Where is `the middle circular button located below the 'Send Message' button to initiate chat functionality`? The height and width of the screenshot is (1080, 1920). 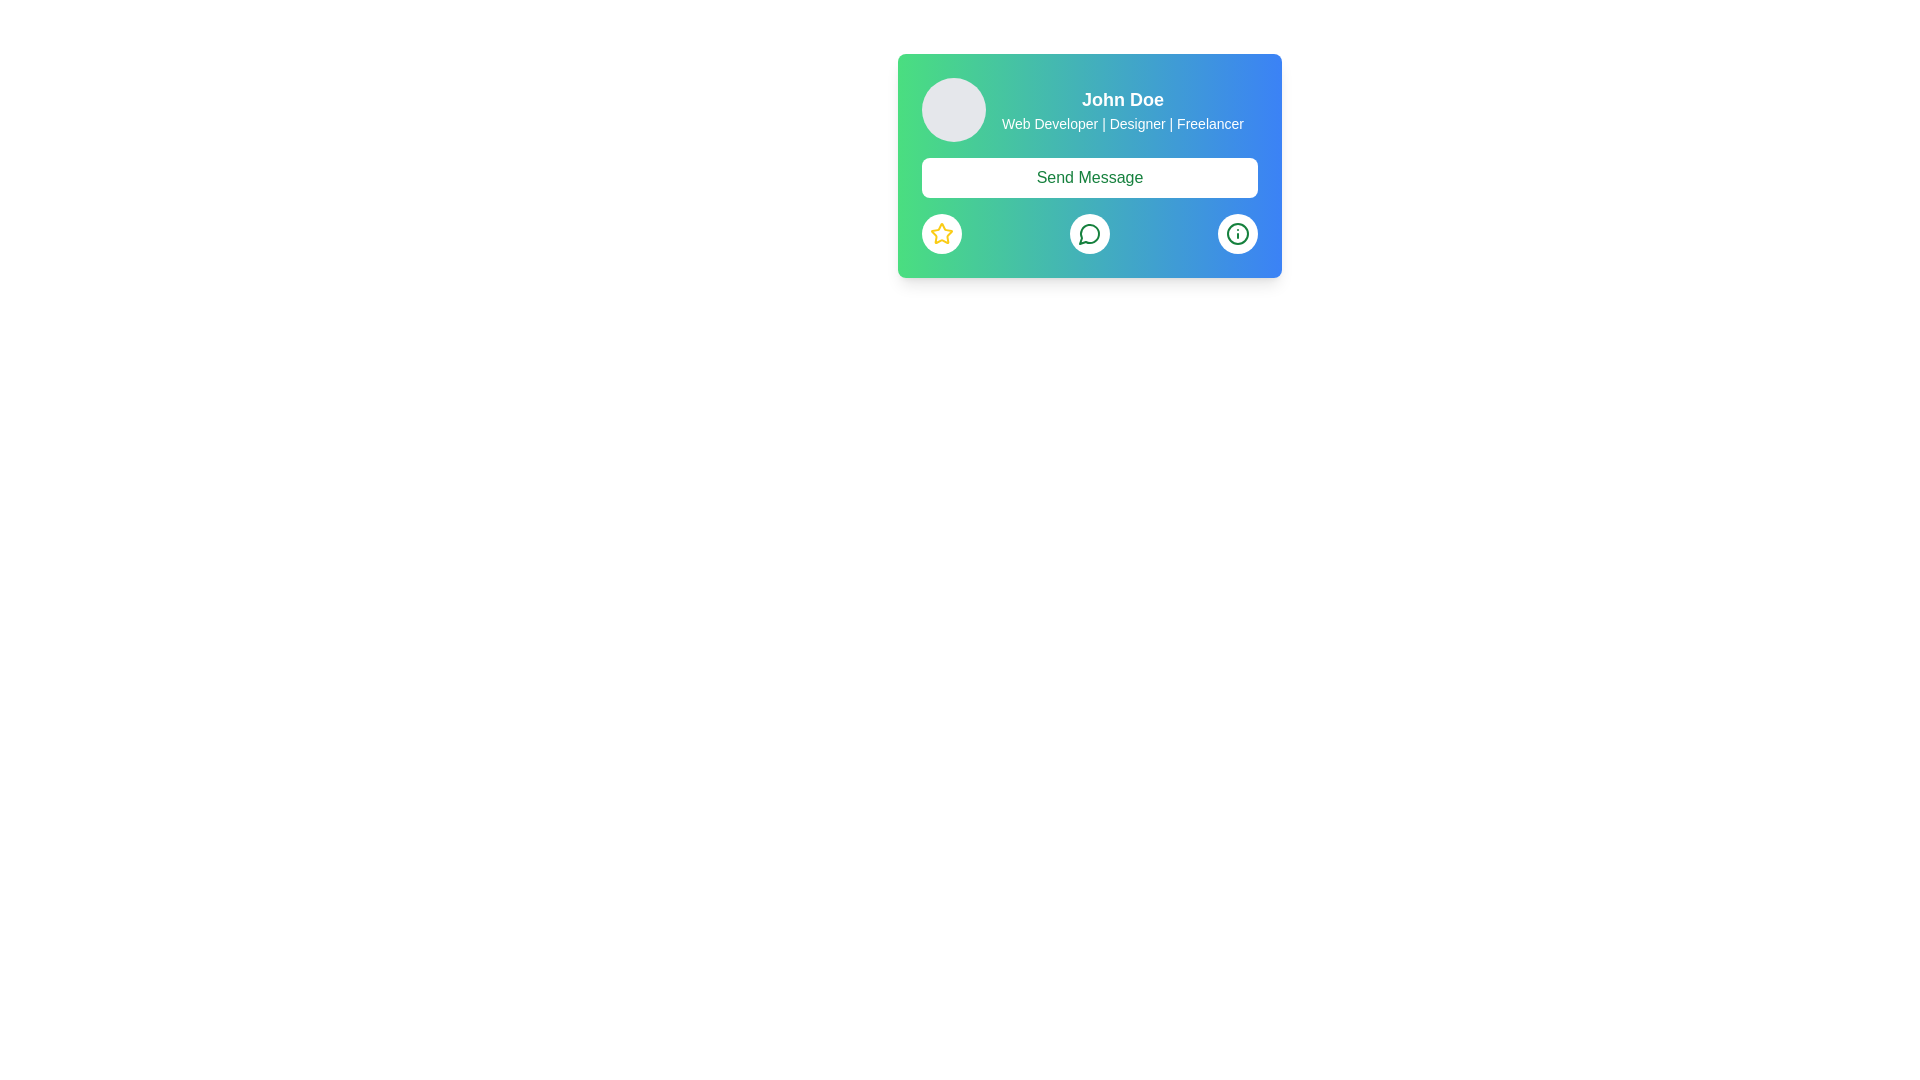 the middle circular button located below the 'Send Message' button to initiate chat functionality is located at coordinates (1088, 233).